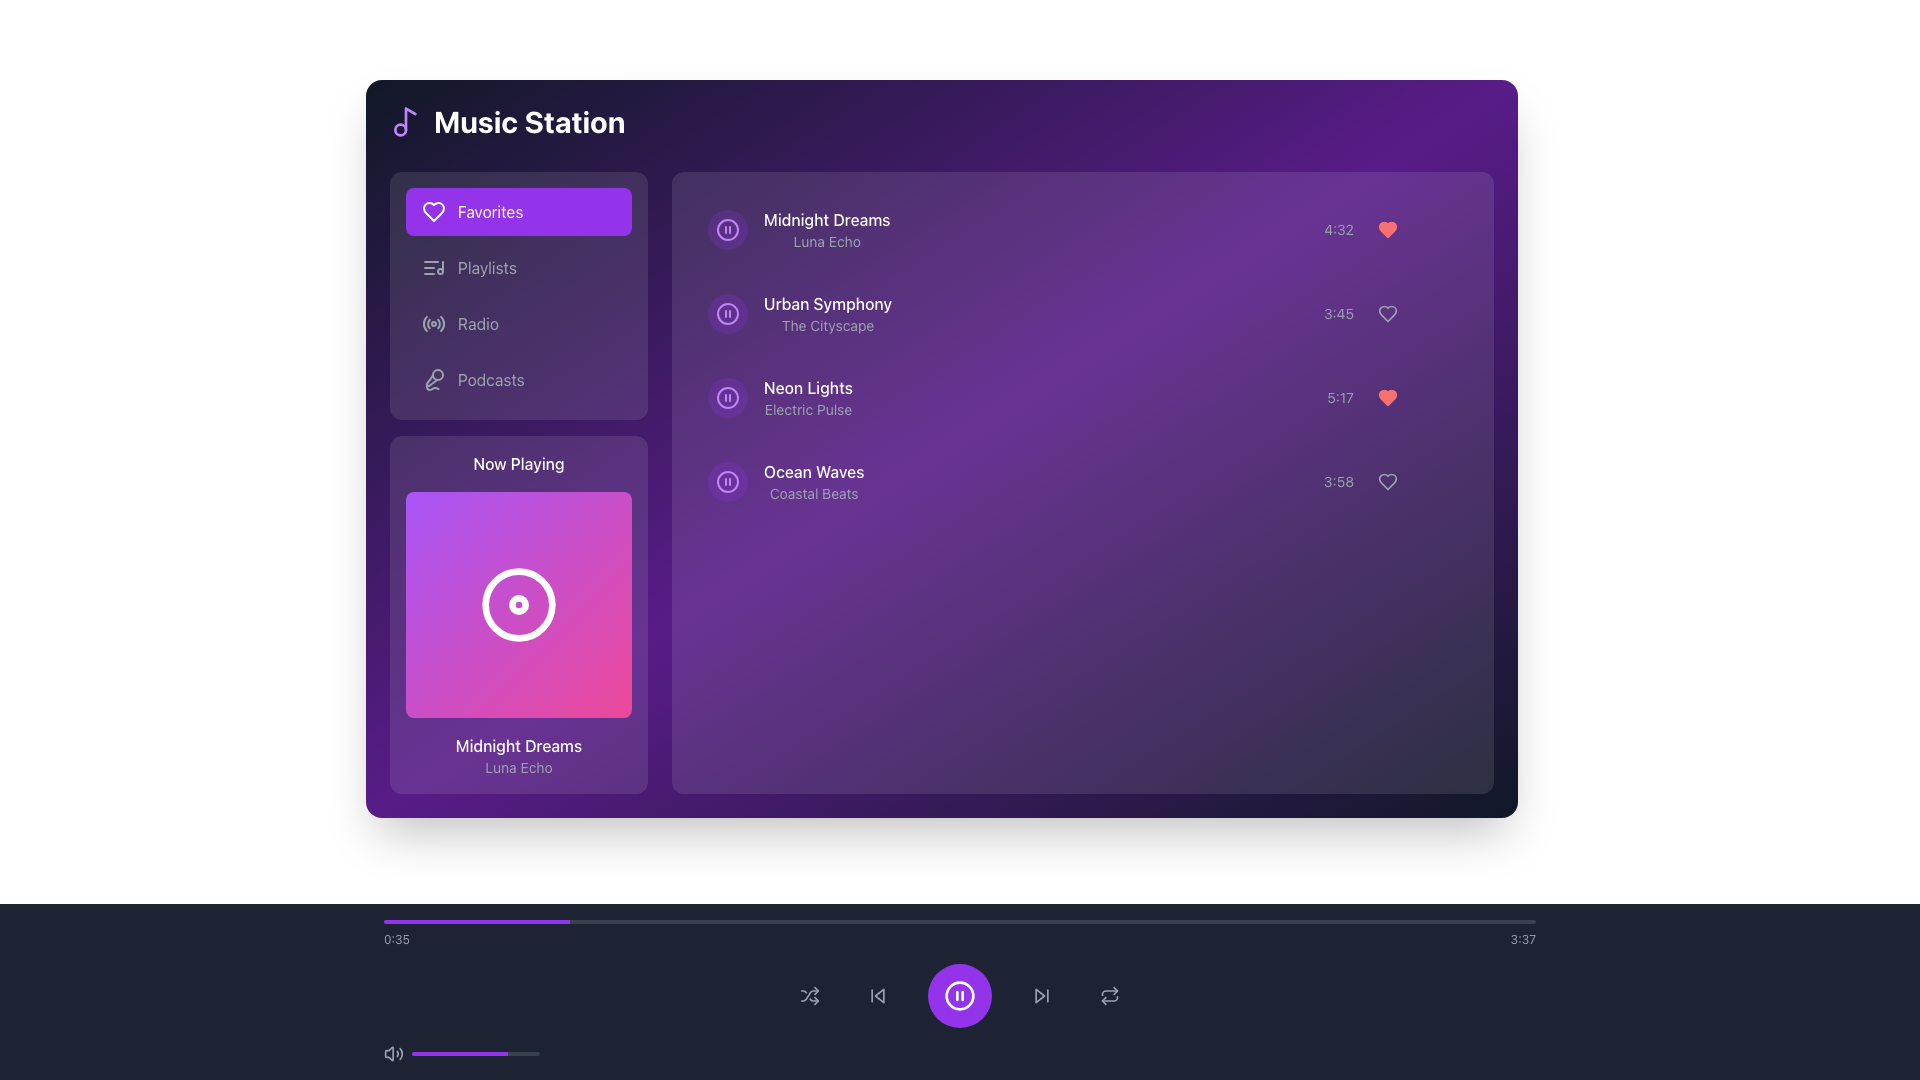  What do you see at coordinates (808, 397) in the screenshot?
I see `the Text label displaying the title and artist of a song in the playlist, located in the third row of the vertical list in the right-hand content panel` at bounding box center [808, 397].